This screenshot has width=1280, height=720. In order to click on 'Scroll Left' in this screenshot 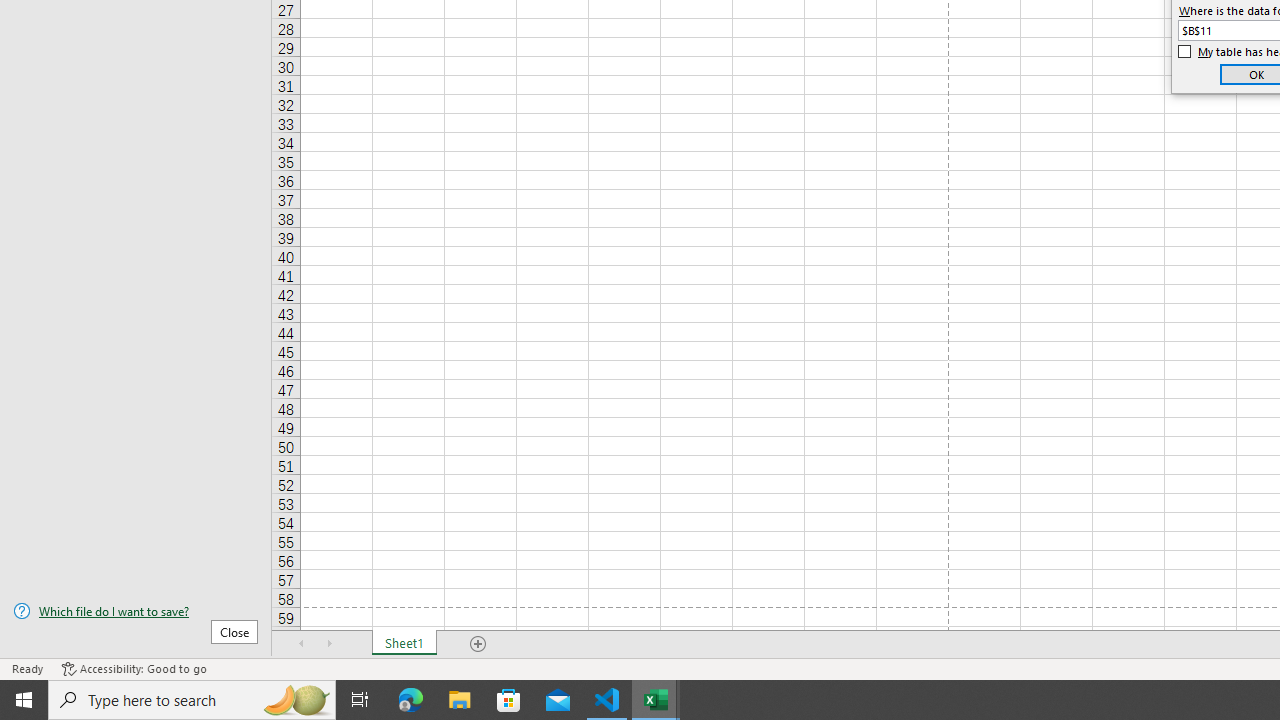, I will do `click(301, 644)`.